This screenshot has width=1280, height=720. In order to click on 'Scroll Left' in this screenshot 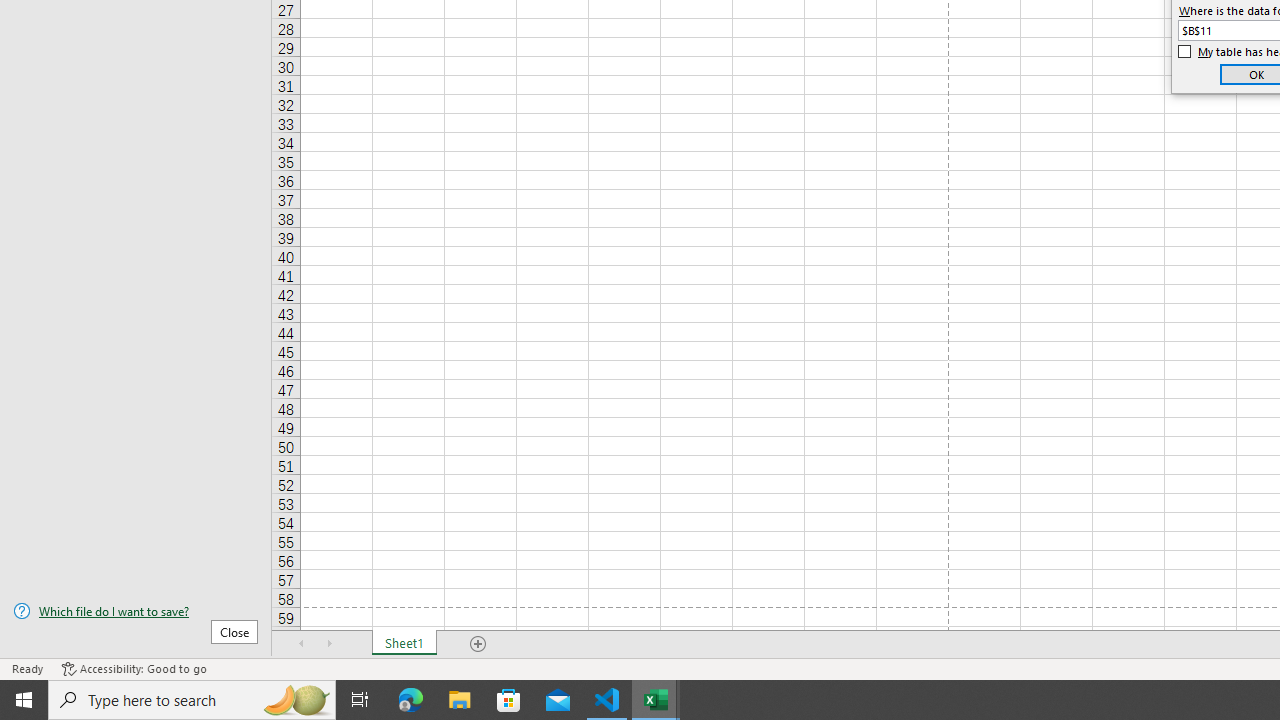, I will do `click(301, 644)`.